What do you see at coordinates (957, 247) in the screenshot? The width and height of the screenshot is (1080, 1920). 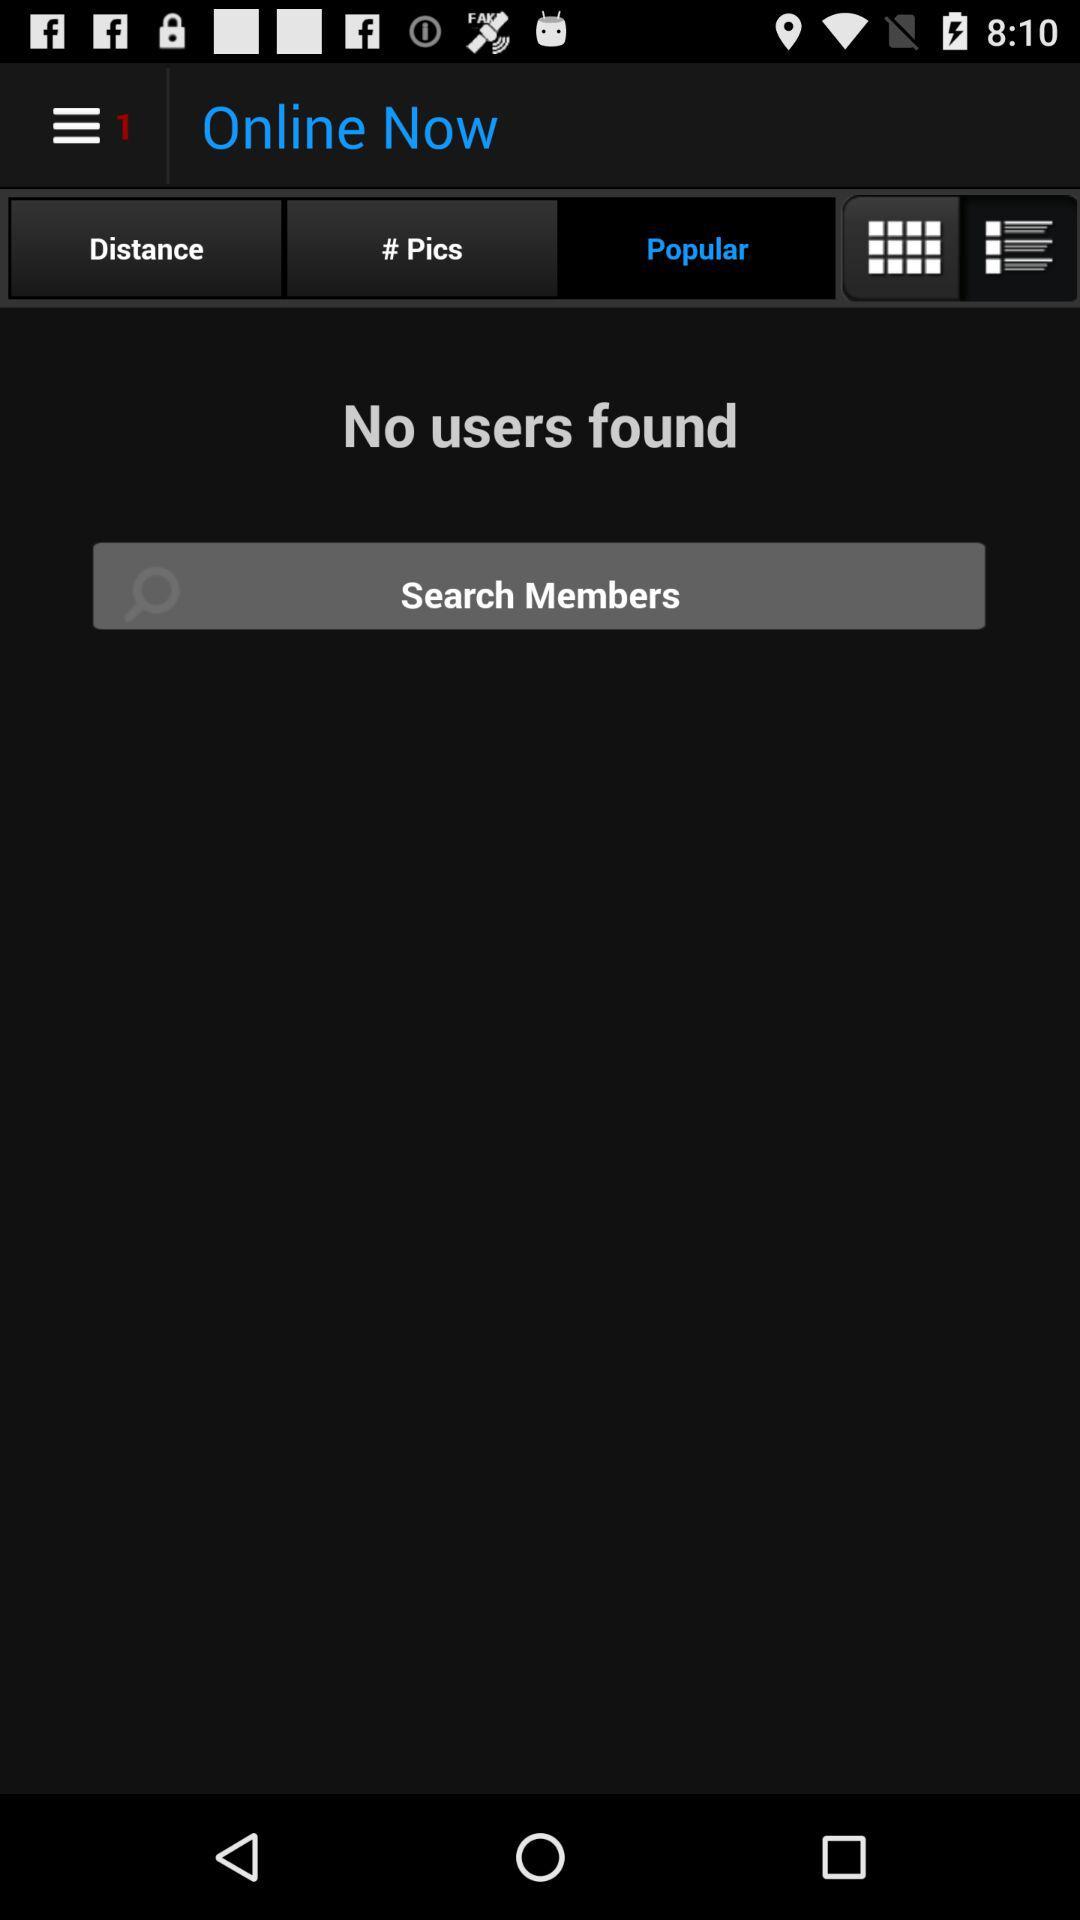 I see `icon to the right of the popular icon` at bounding box center [957, 247].